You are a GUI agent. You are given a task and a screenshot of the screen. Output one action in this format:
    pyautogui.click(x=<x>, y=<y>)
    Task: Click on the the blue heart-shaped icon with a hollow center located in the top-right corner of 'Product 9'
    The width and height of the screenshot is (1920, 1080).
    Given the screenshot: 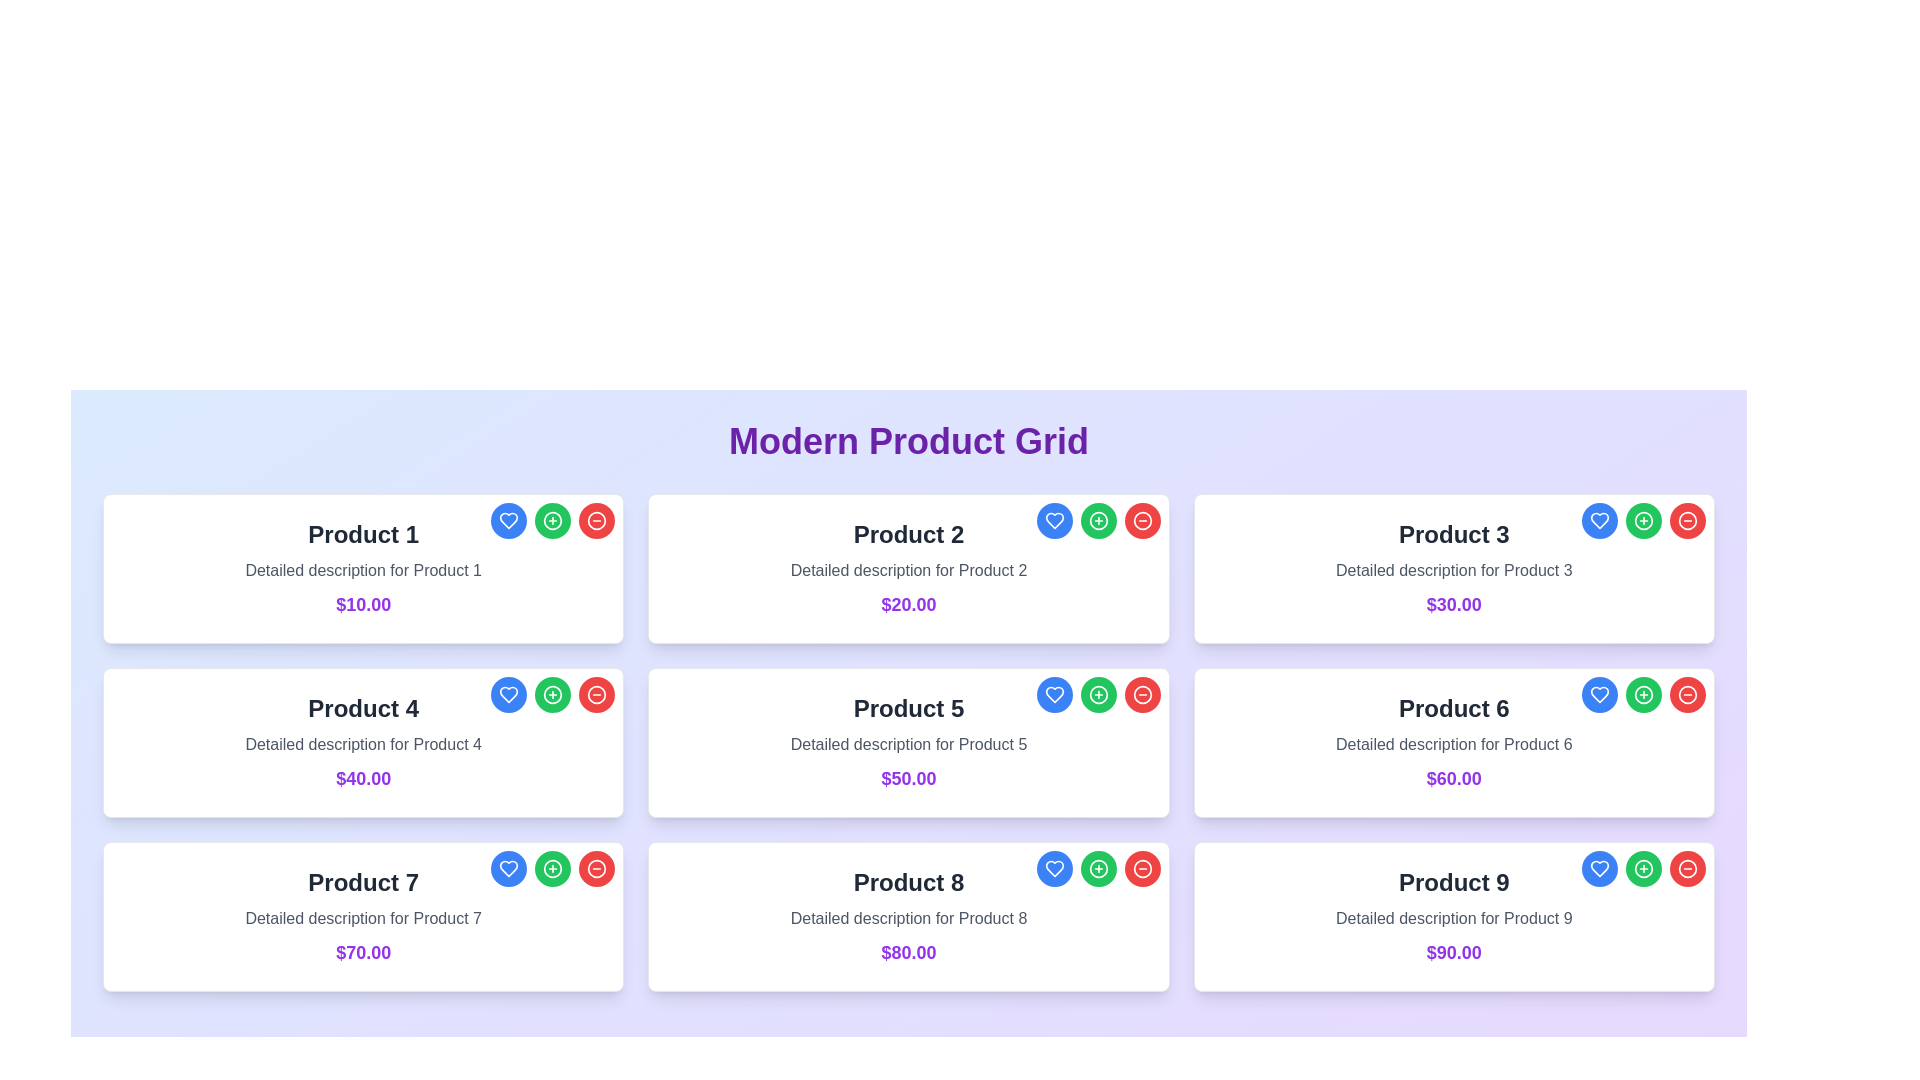 What is the action you would take?
    pyautogui.click(x=1598, y=867)
    